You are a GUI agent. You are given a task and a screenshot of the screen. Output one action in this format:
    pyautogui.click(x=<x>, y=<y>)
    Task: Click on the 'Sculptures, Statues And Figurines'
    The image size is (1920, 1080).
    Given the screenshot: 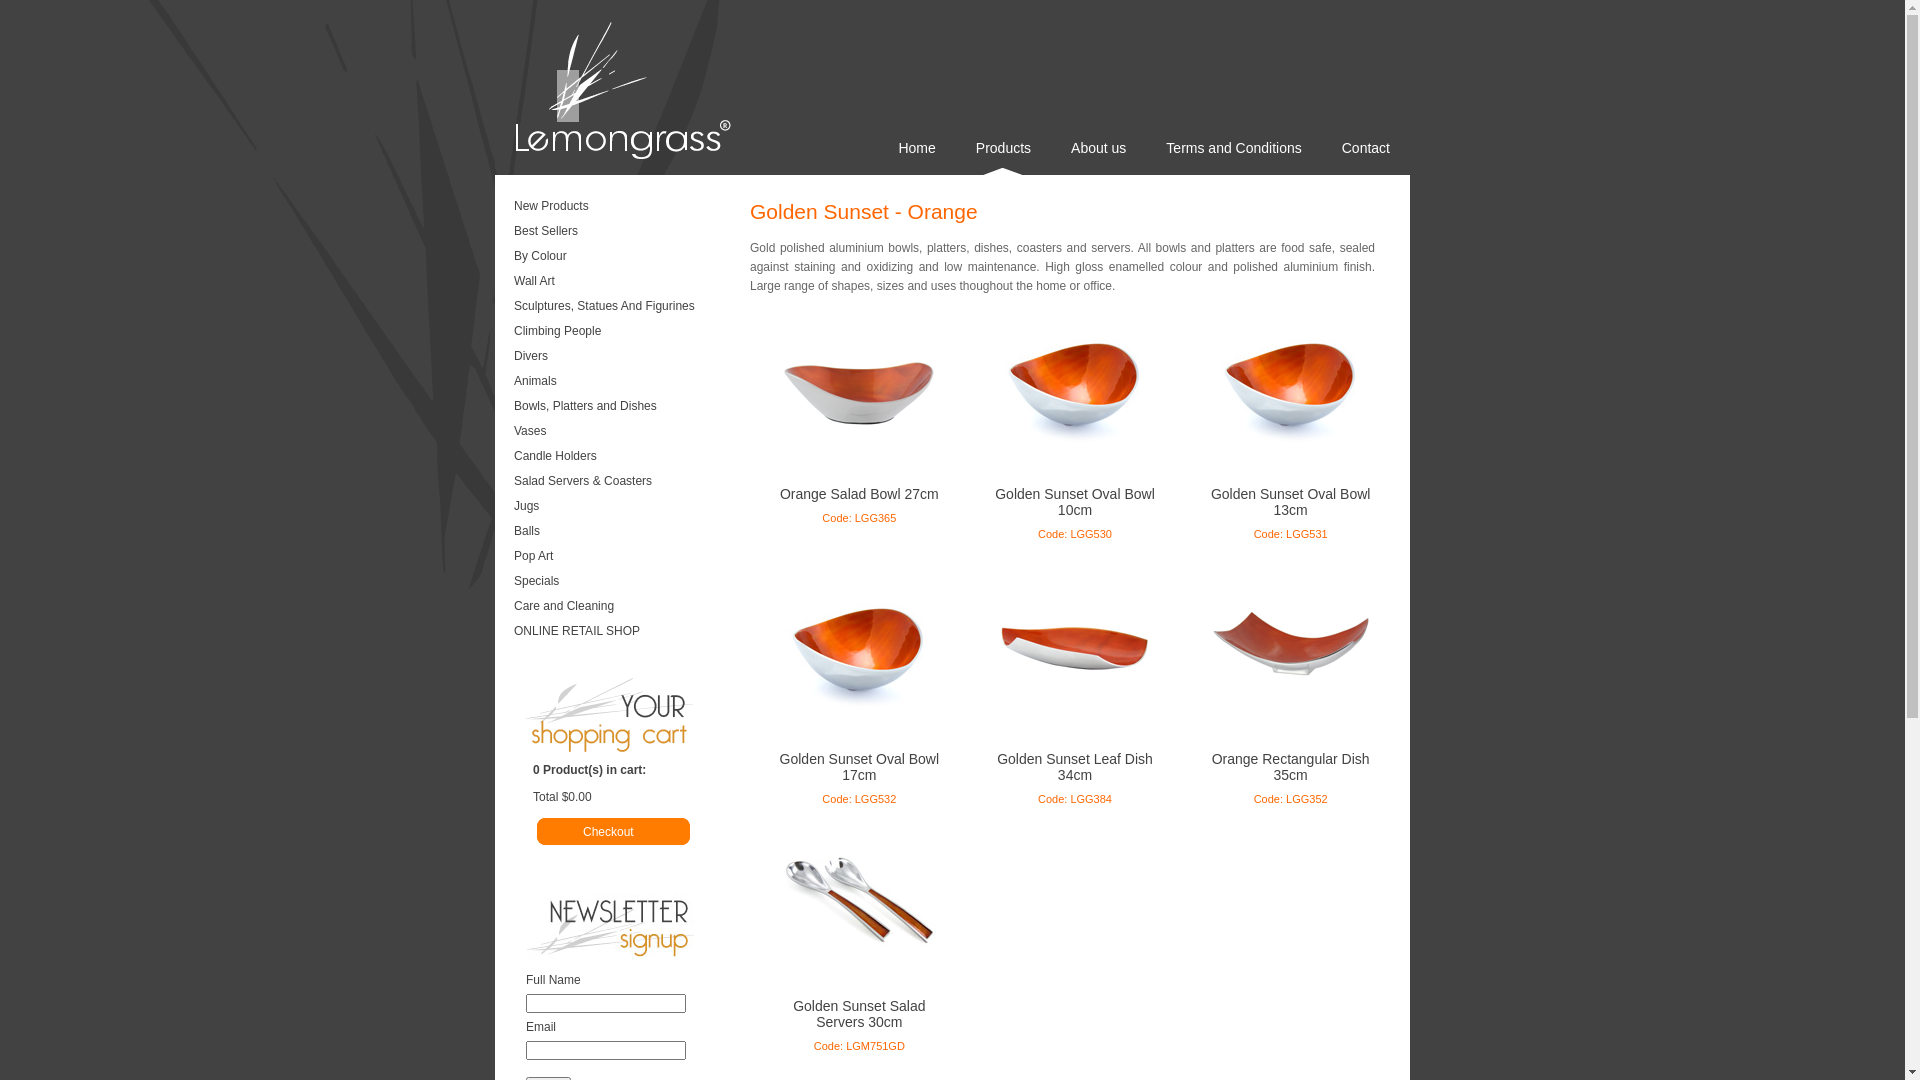 What is the action you would take?
    pyautogui.click(x=618, y=308)
    